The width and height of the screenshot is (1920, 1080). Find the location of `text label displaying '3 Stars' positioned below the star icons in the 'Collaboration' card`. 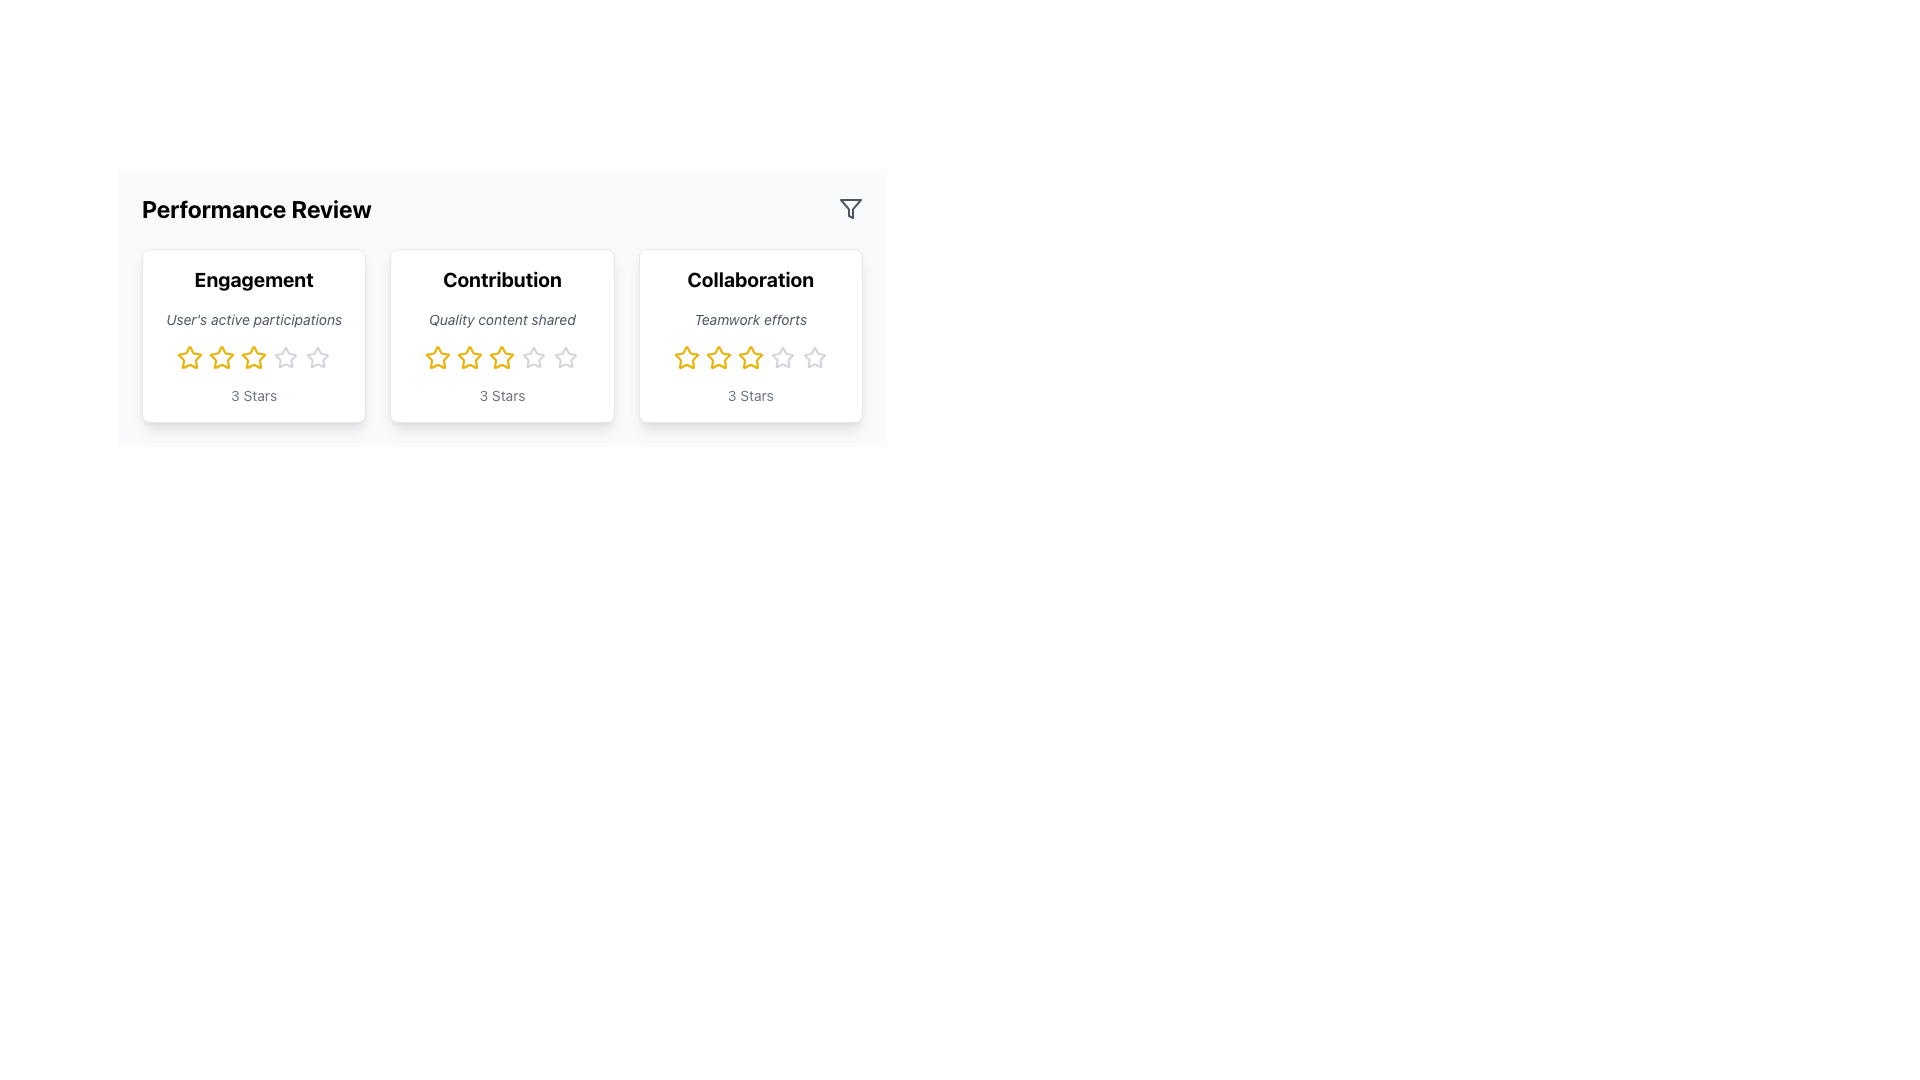

text label displaying '3 Stars' positioned below the star icons in the 'Collaboration' card is located at coordinates (749, 396).